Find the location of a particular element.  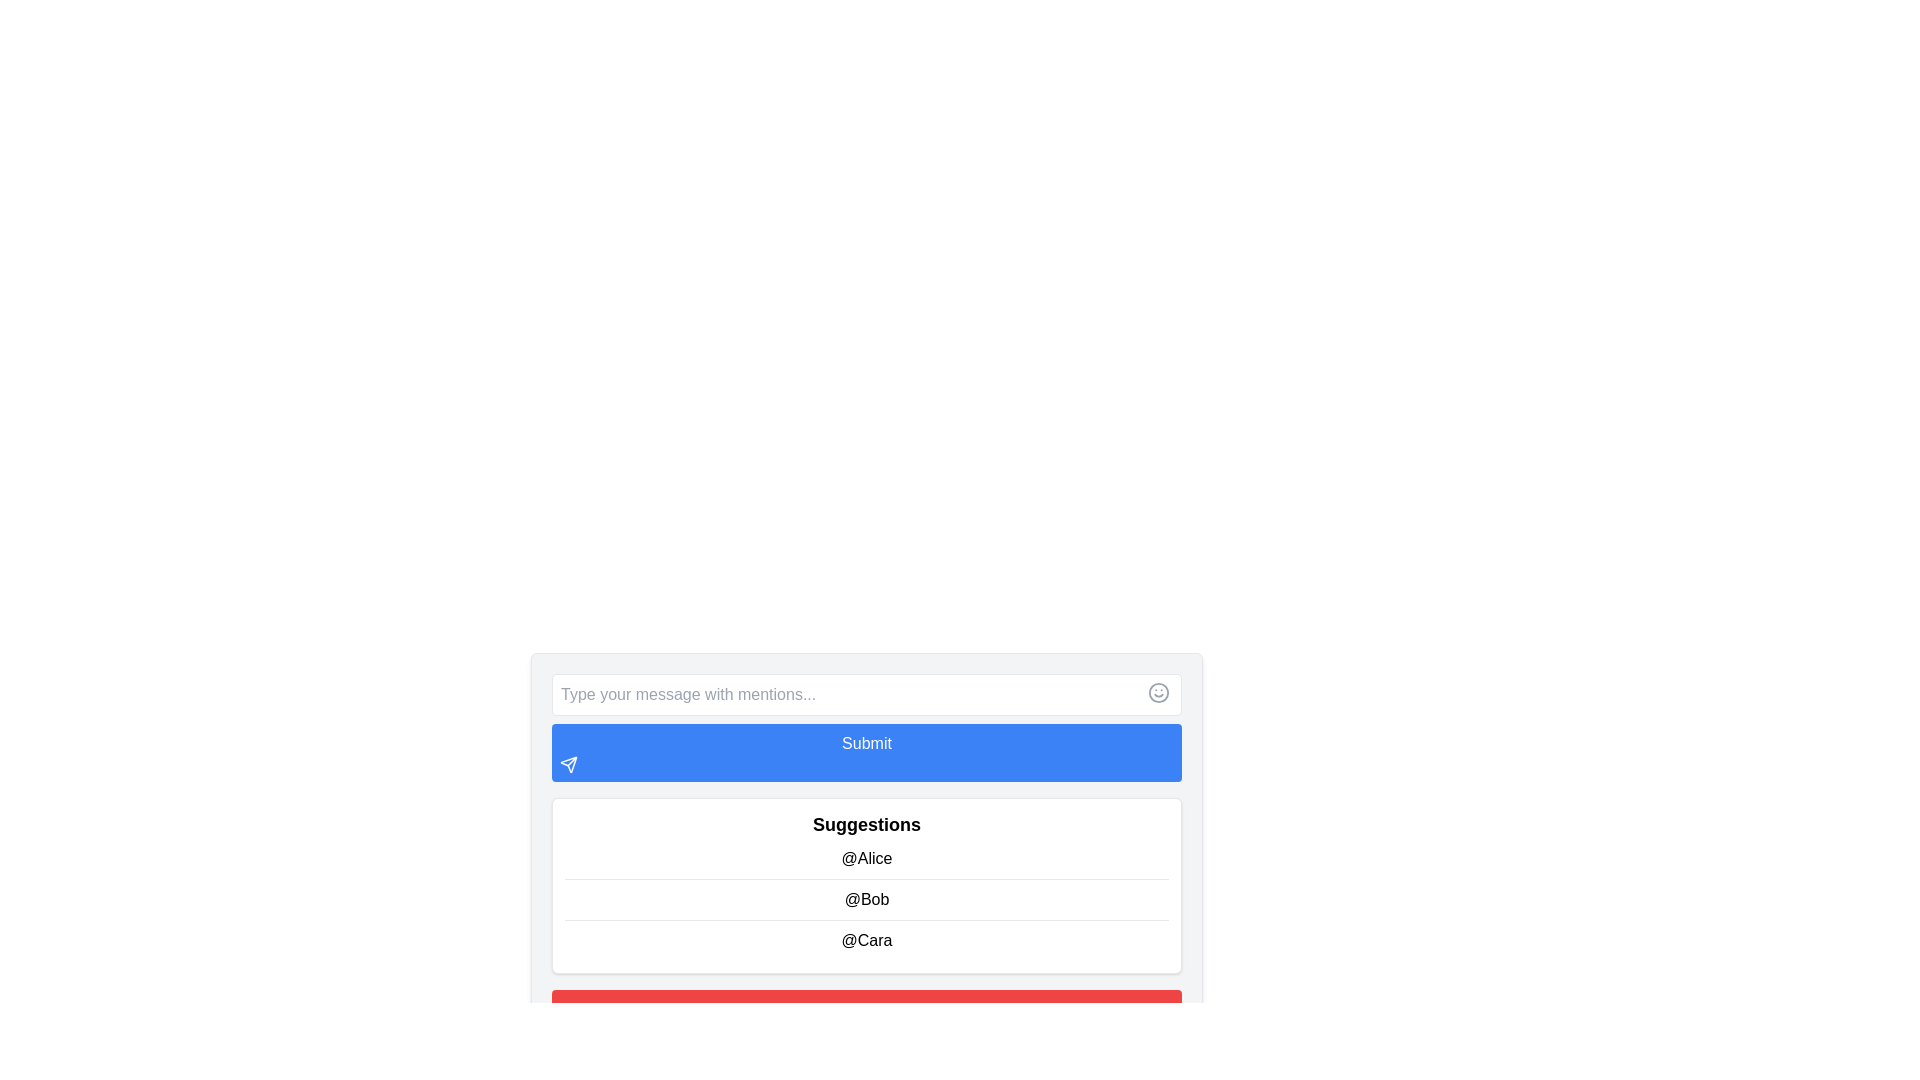

the smiling face circular icon located on the far right side of the 'Type your message with mentions...' text input box is located at coordinates (1158, 692).